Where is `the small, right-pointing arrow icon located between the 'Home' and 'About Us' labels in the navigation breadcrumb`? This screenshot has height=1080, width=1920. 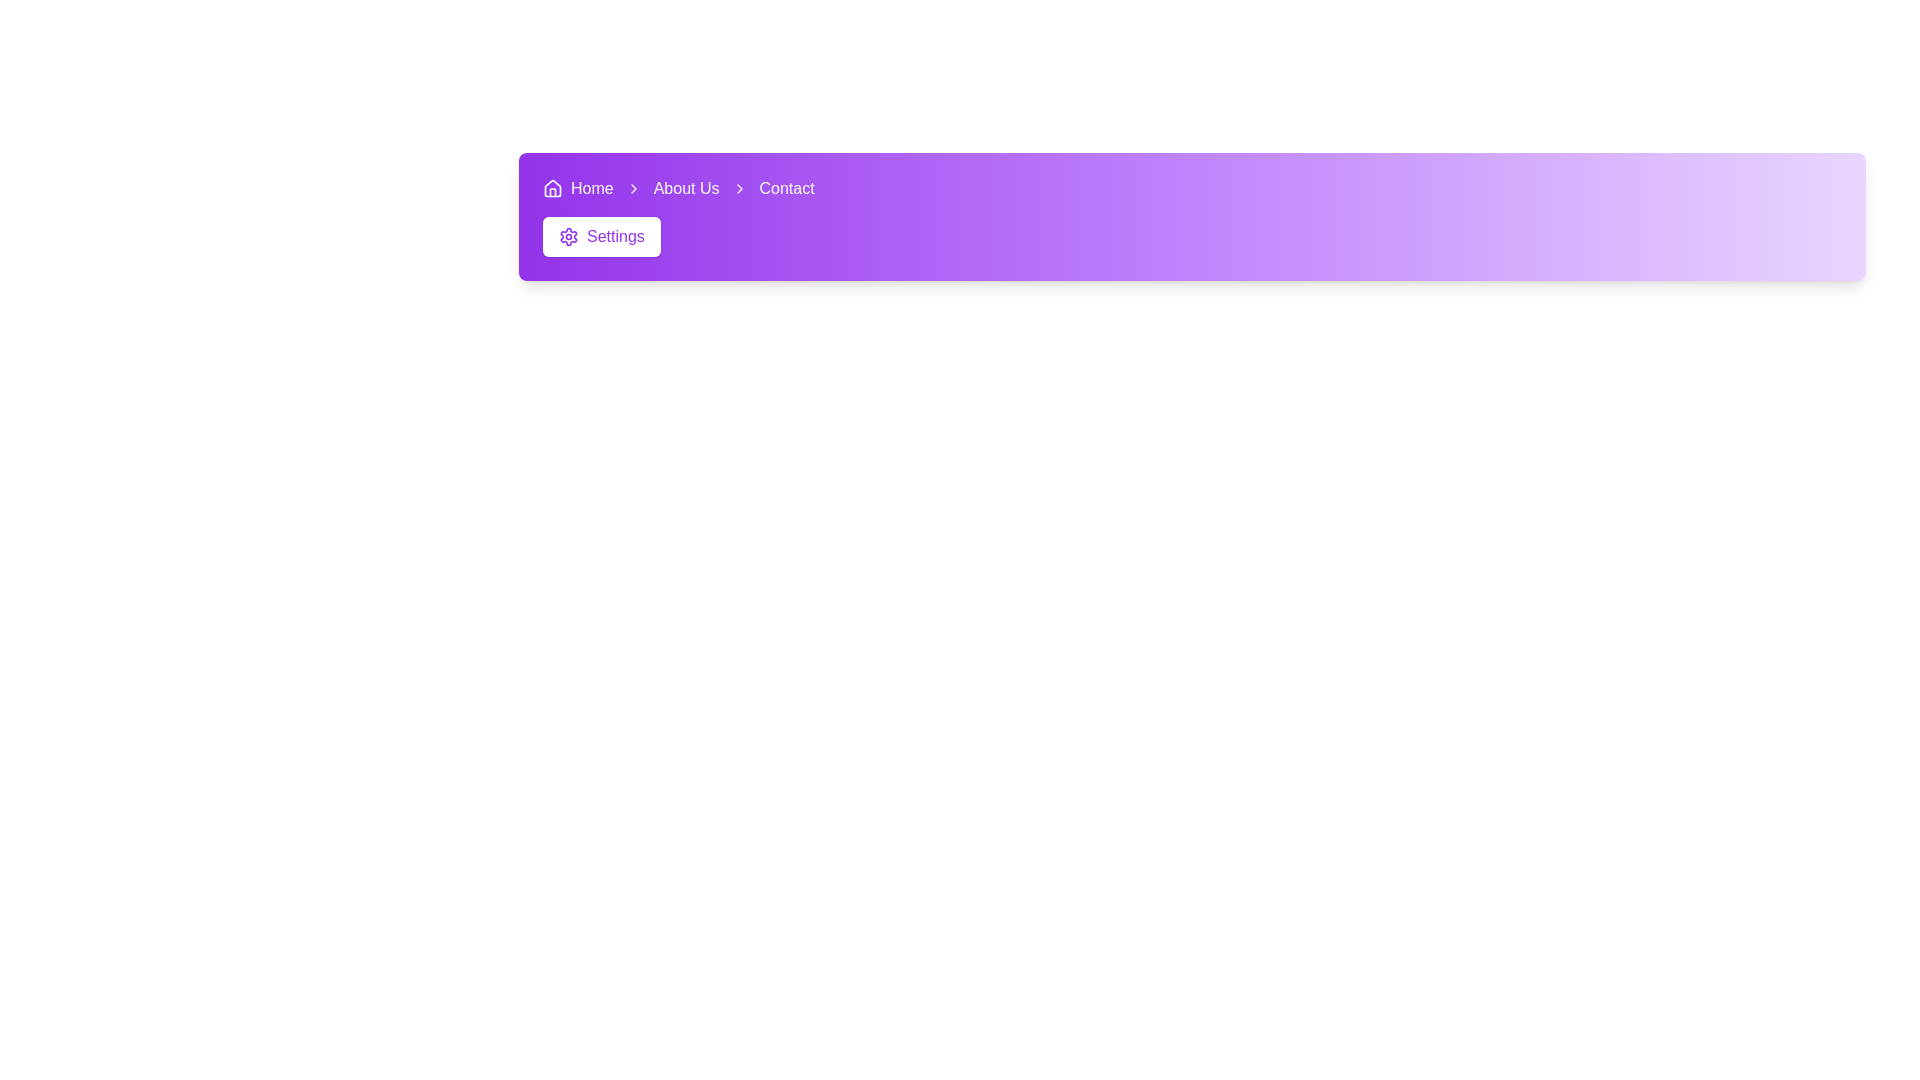 the small, right-pointing arrow icon located between the 'Home' and 'About Us' labels in the navigation breadcrumb is located at coordinates (632, 189).